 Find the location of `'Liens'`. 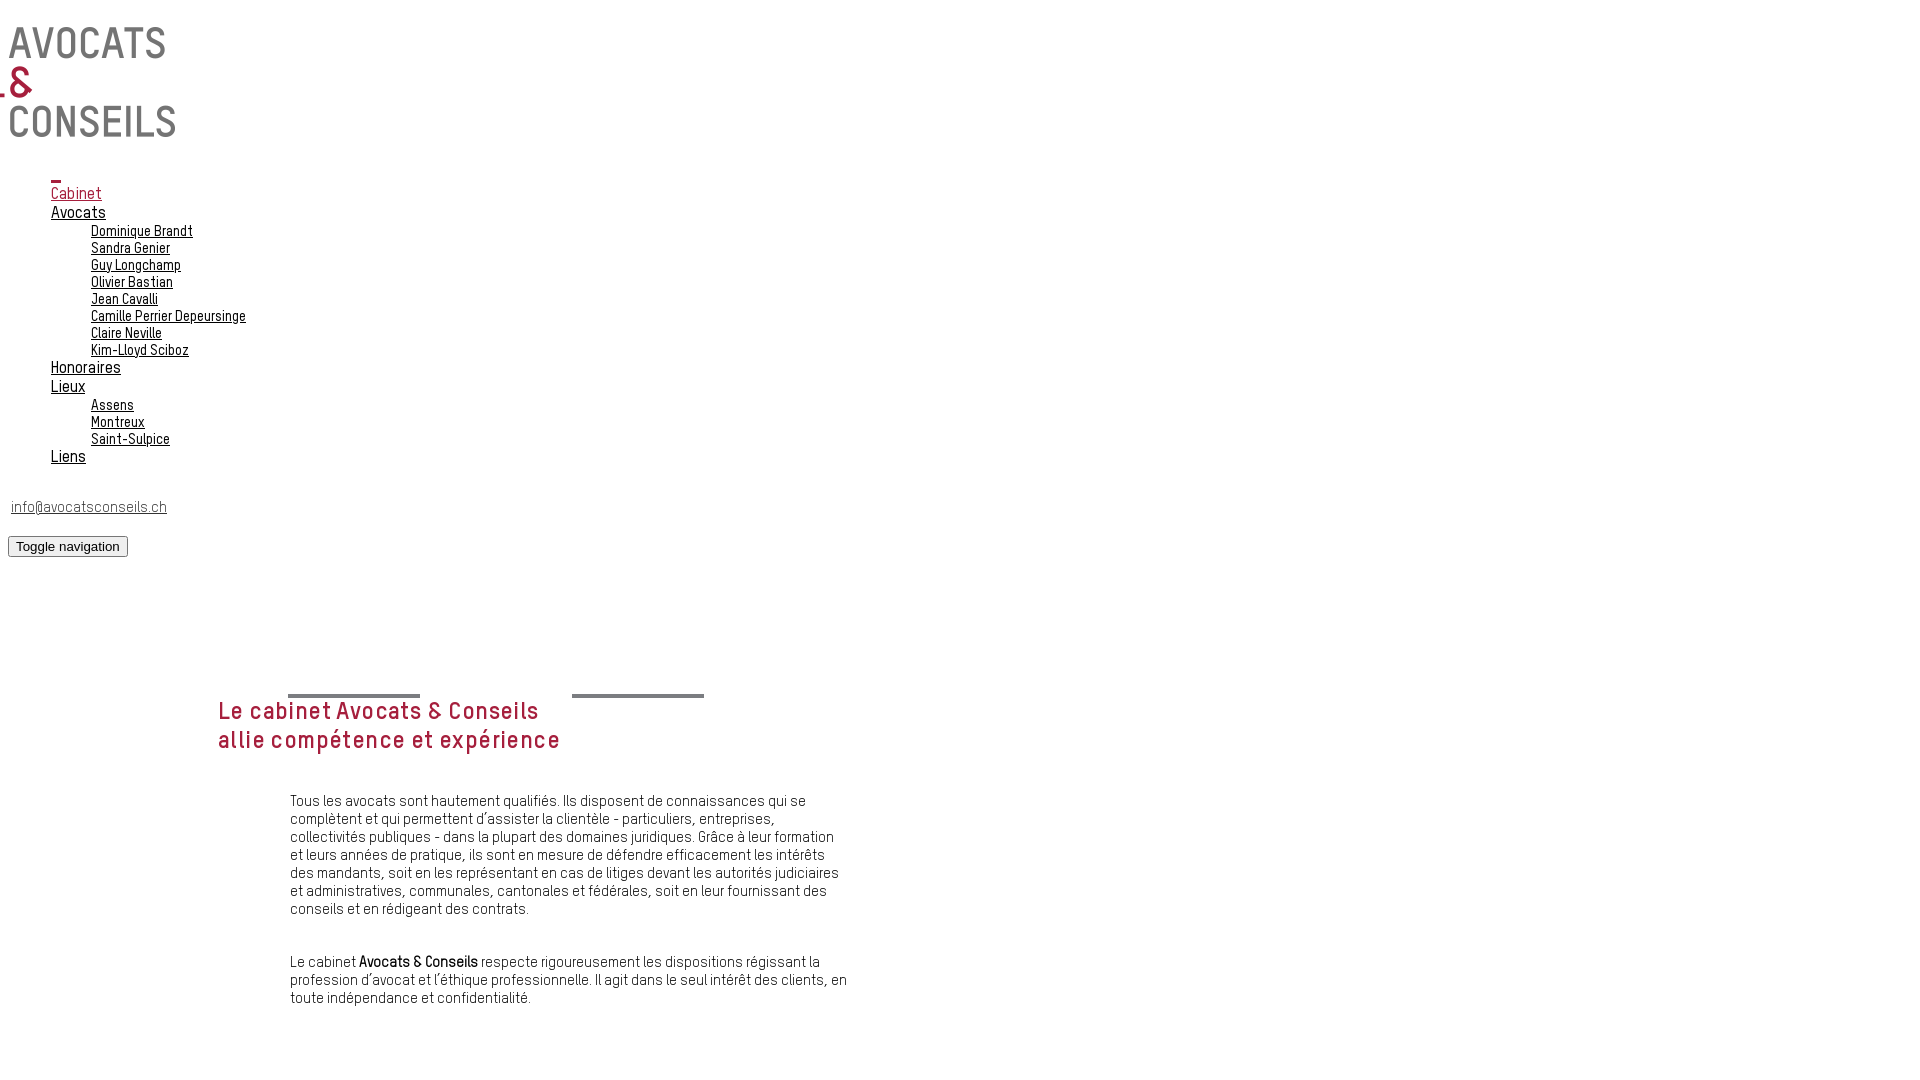

'Liens' is located at coordinates (68, 458).